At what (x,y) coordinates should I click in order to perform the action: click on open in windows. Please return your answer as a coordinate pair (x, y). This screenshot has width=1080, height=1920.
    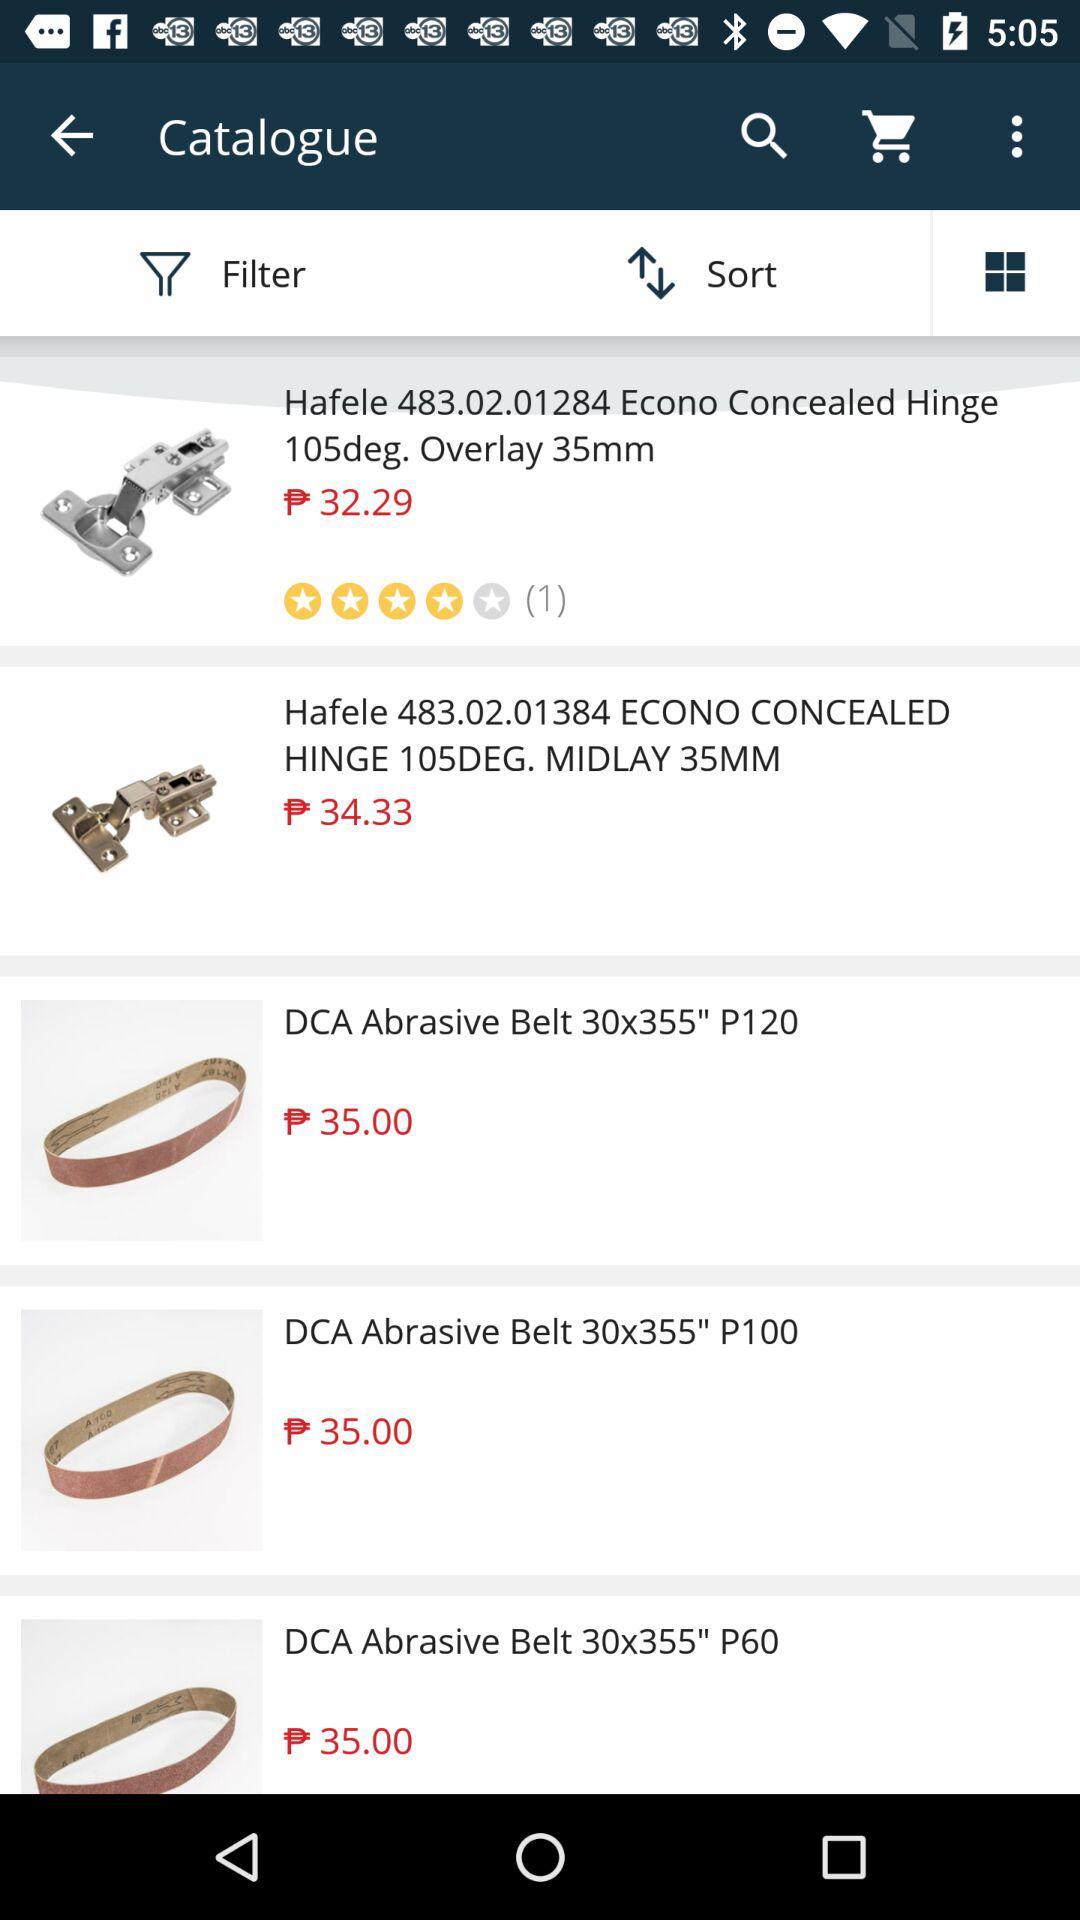
    Looking at the image, I should click on (1006, 272).